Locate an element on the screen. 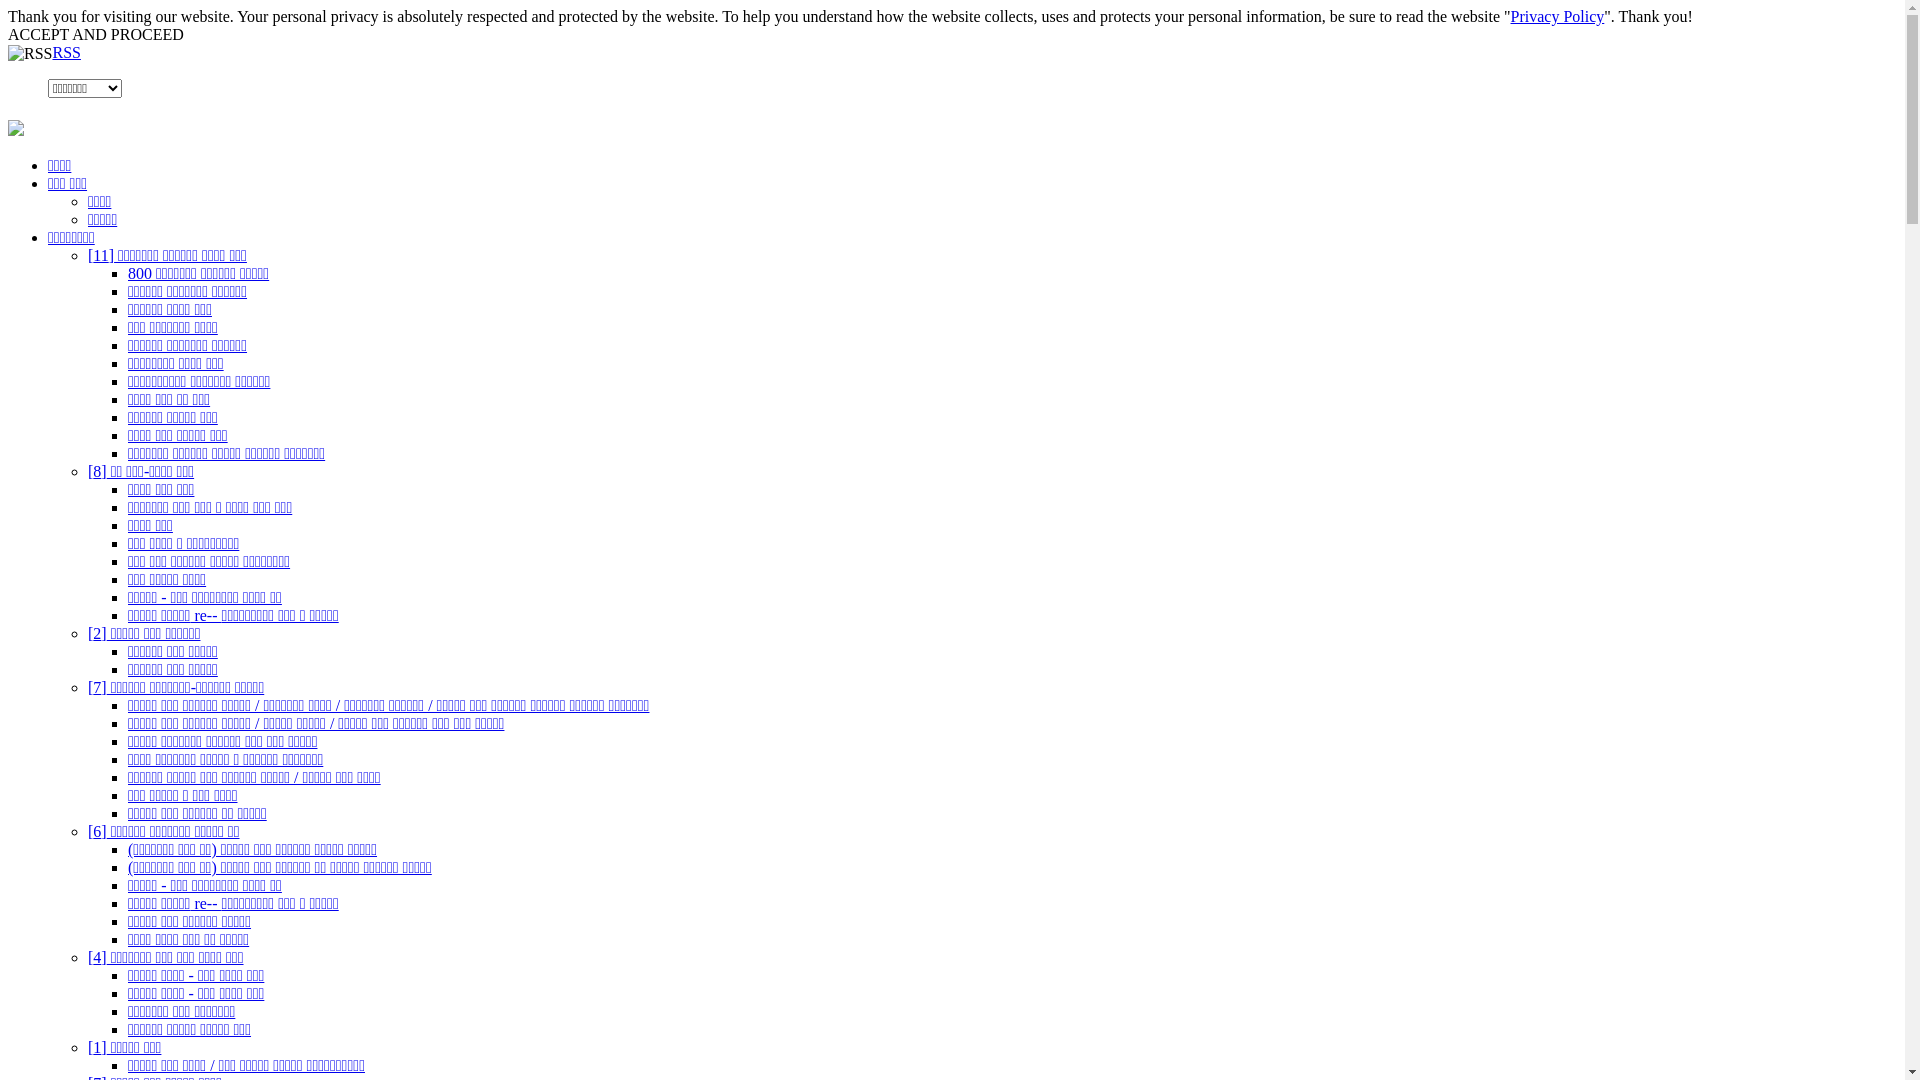 This screenshot has width=1920, height=1080. 'RSS' is located at coordinates (66, 51).